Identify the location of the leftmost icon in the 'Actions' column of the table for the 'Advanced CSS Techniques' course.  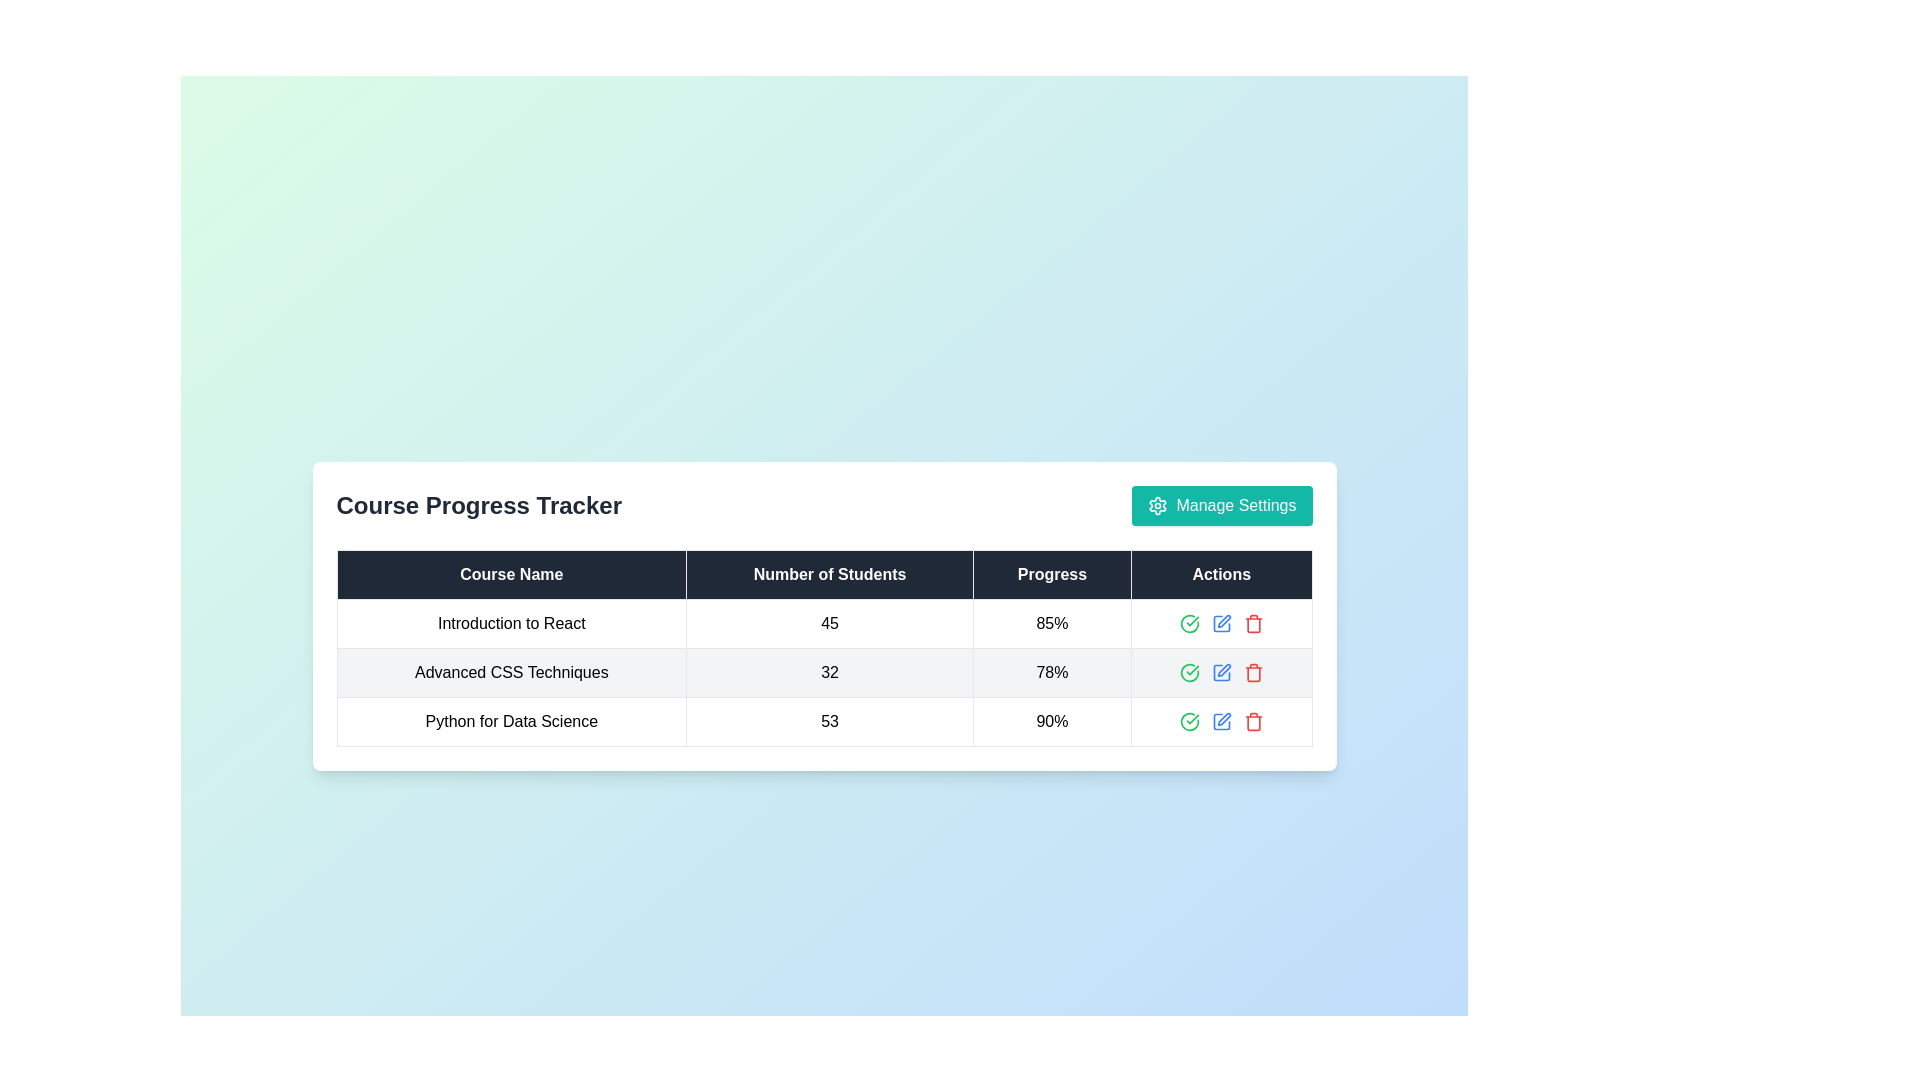
(1189, 671).